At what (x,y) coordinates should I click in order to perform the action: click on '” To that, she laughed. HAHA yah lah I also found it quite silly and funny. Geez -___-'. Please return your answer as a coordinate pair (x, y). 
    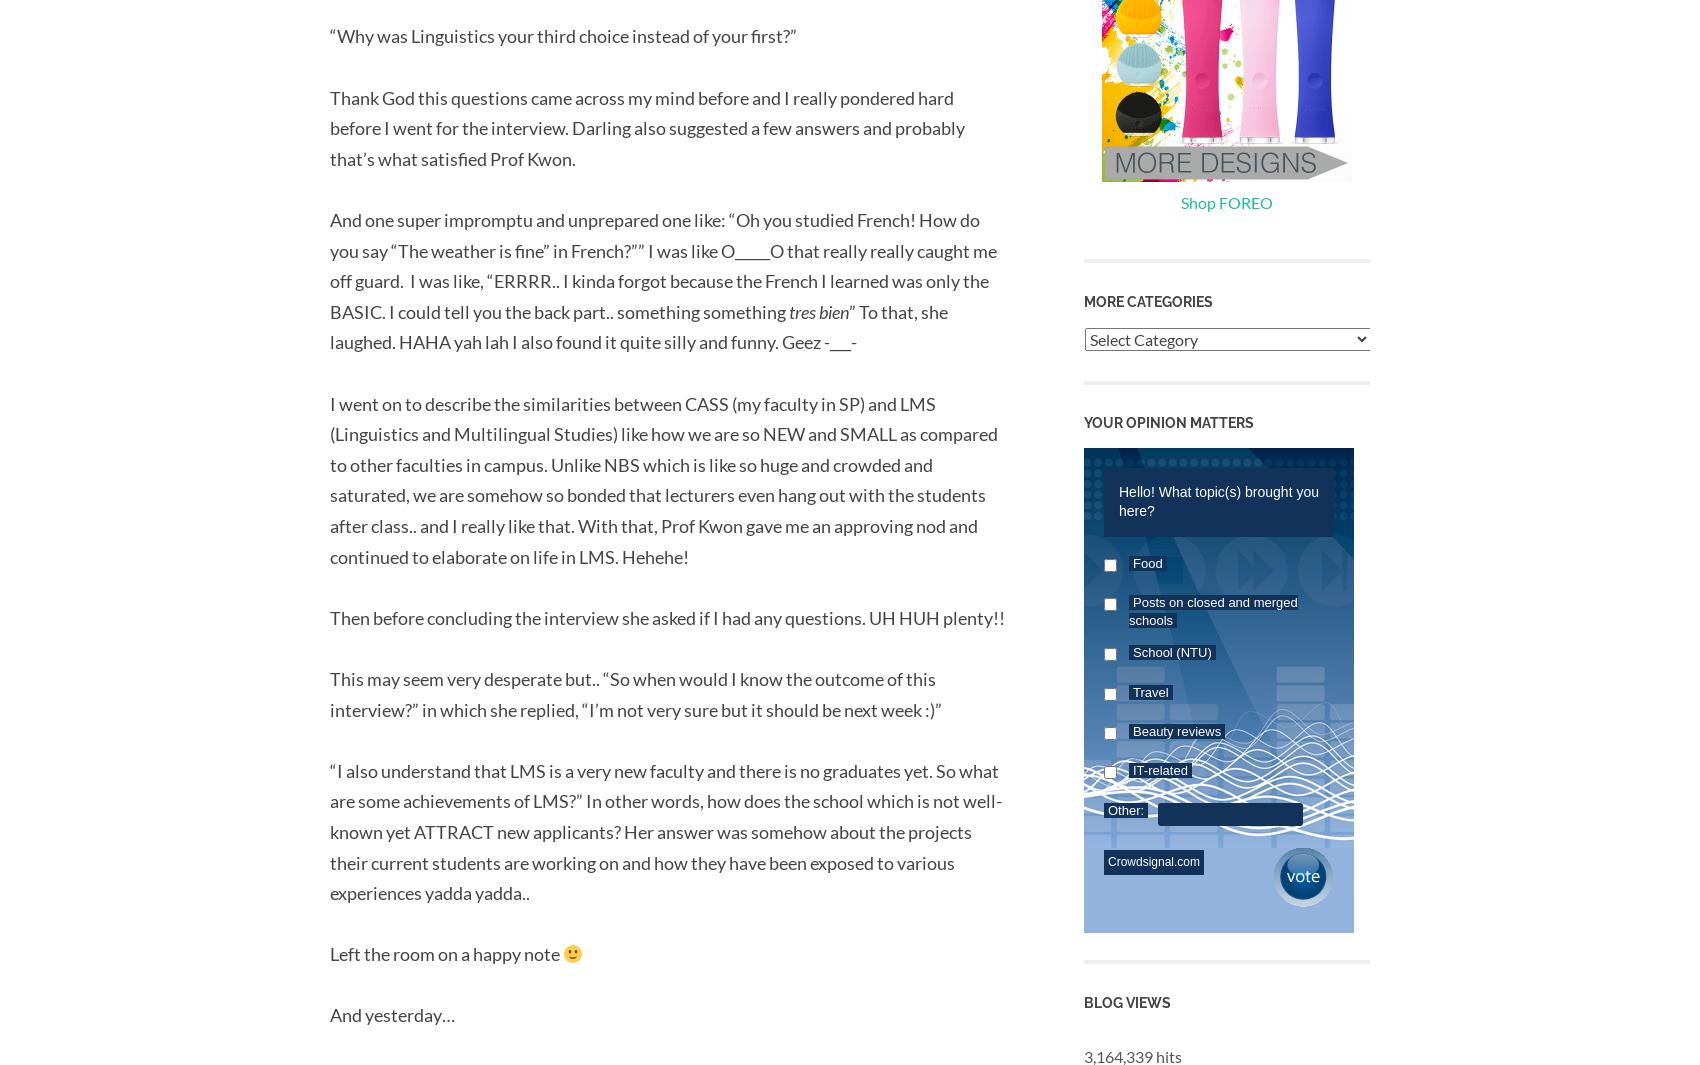
    Looking at the image, I should click on (639, 325).